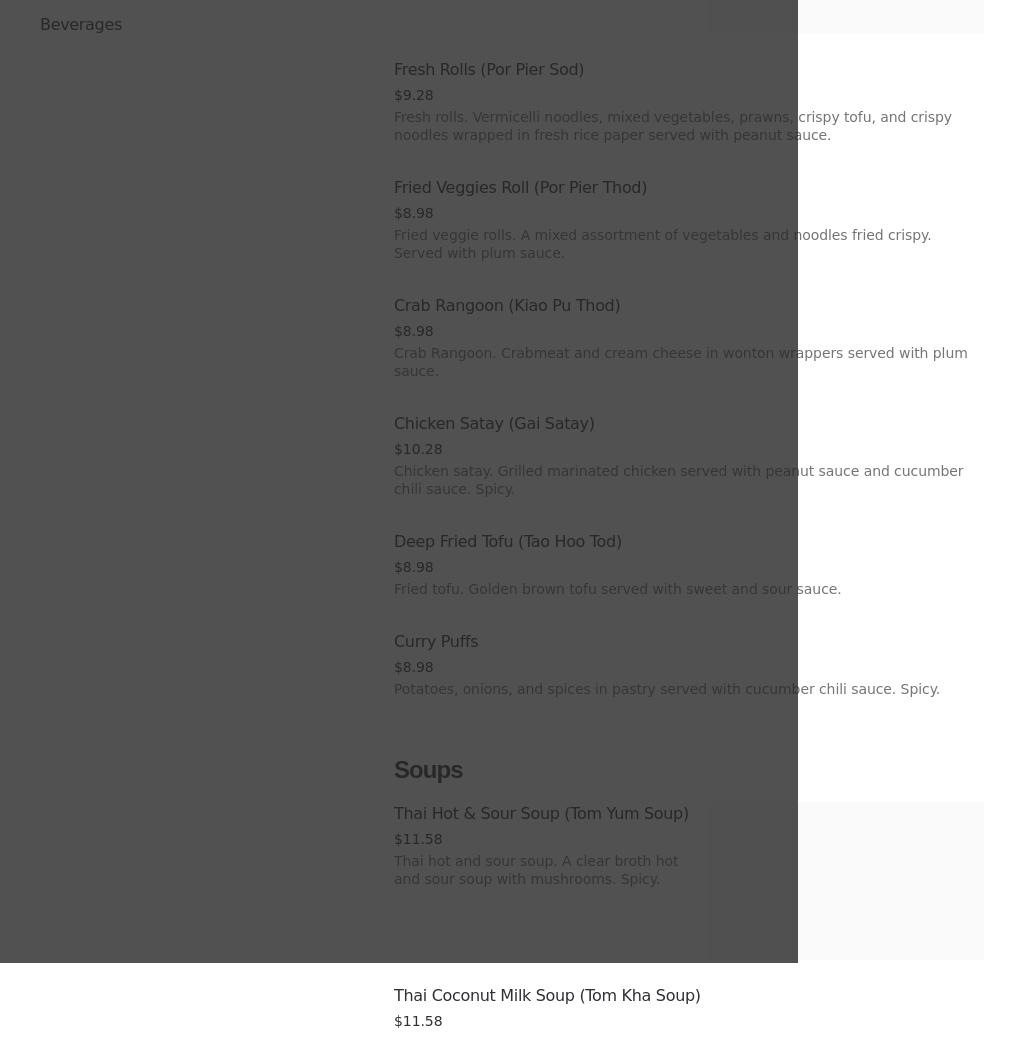 The width and height of the screenshot is (1024, 1037). What do you see at coordinates (393, 769) in the screenshot?
I see `'Soups'` at bounding box center [393, 769].